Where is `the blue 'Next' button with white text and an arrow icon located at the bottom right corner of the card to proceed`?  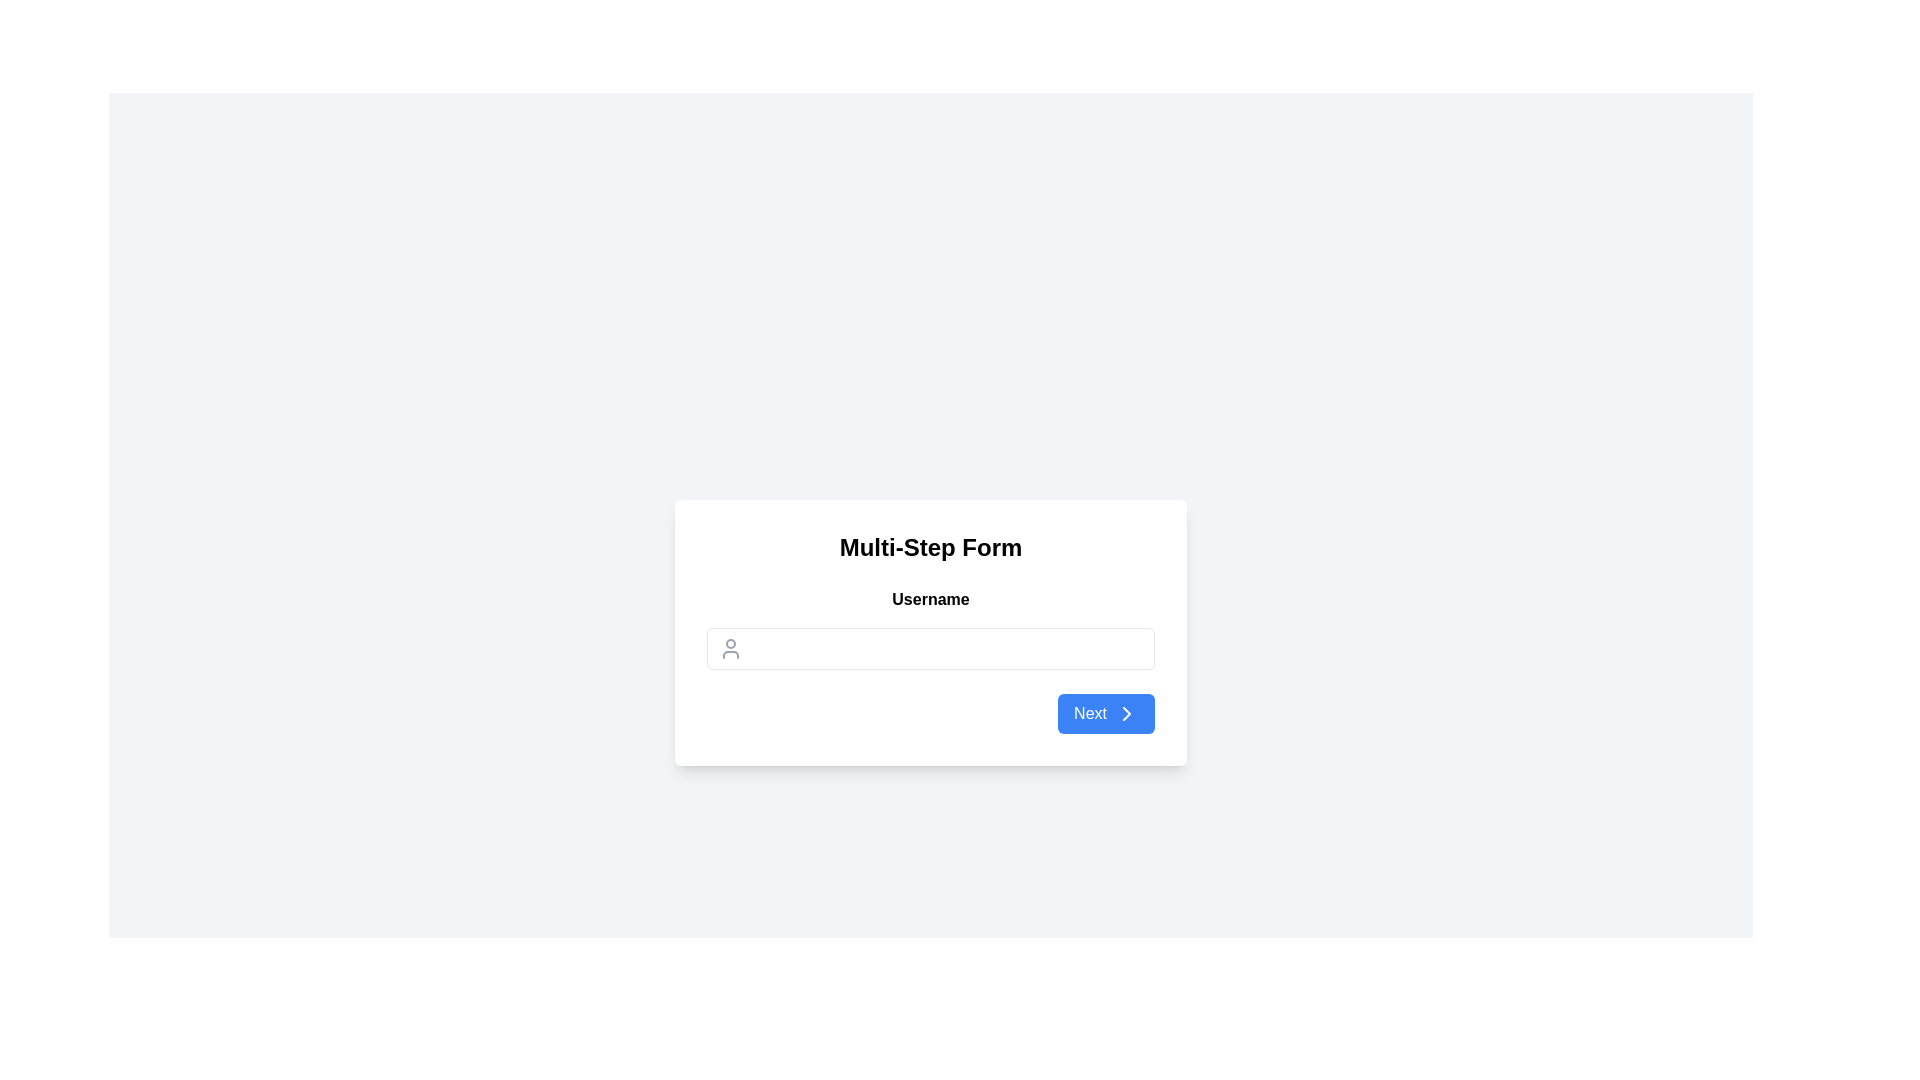
the blue 'Next' button with white text and an arrow icon located at the bottom right corner of the card to proceed is located at coordinates (1105, 712).